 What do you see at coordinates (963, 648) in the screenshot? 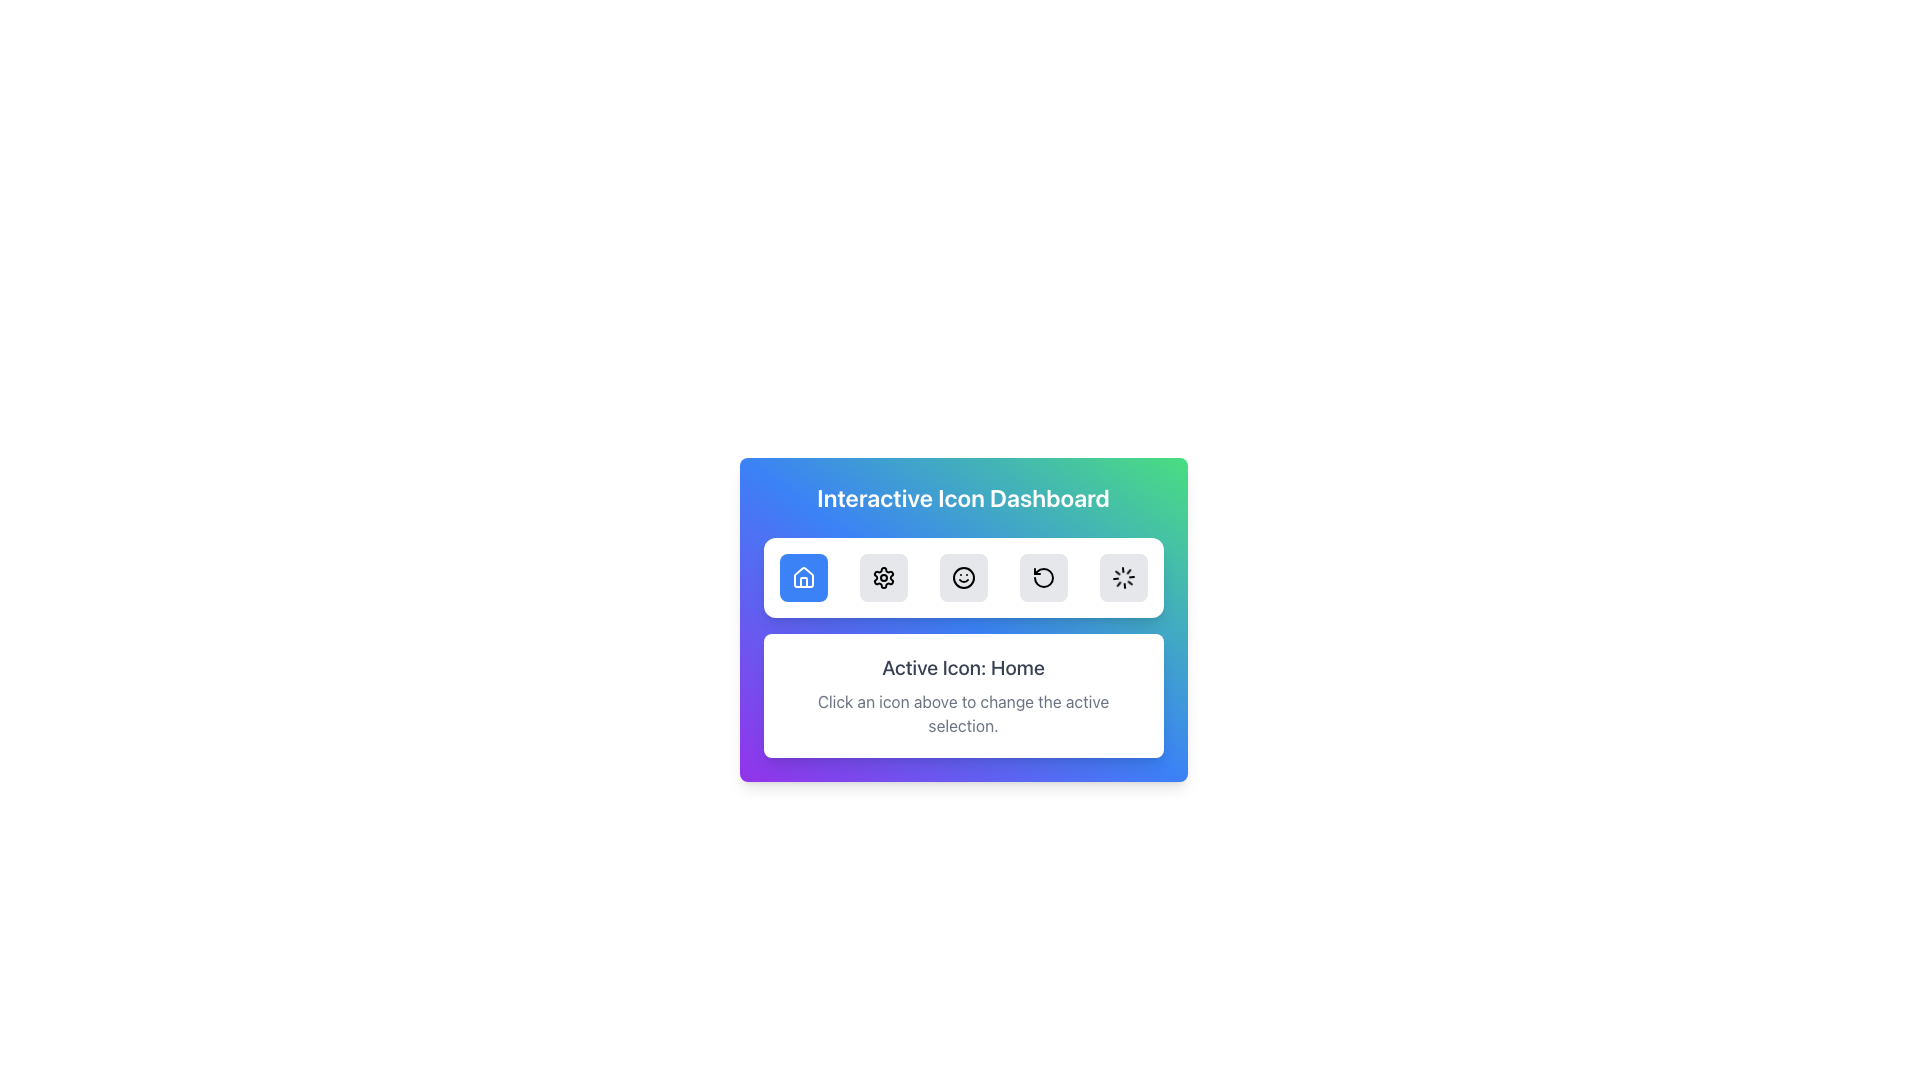
I see `the text label that displays information about the currently active icon and instructions for changing the selection` at bounding box center [963, 648].